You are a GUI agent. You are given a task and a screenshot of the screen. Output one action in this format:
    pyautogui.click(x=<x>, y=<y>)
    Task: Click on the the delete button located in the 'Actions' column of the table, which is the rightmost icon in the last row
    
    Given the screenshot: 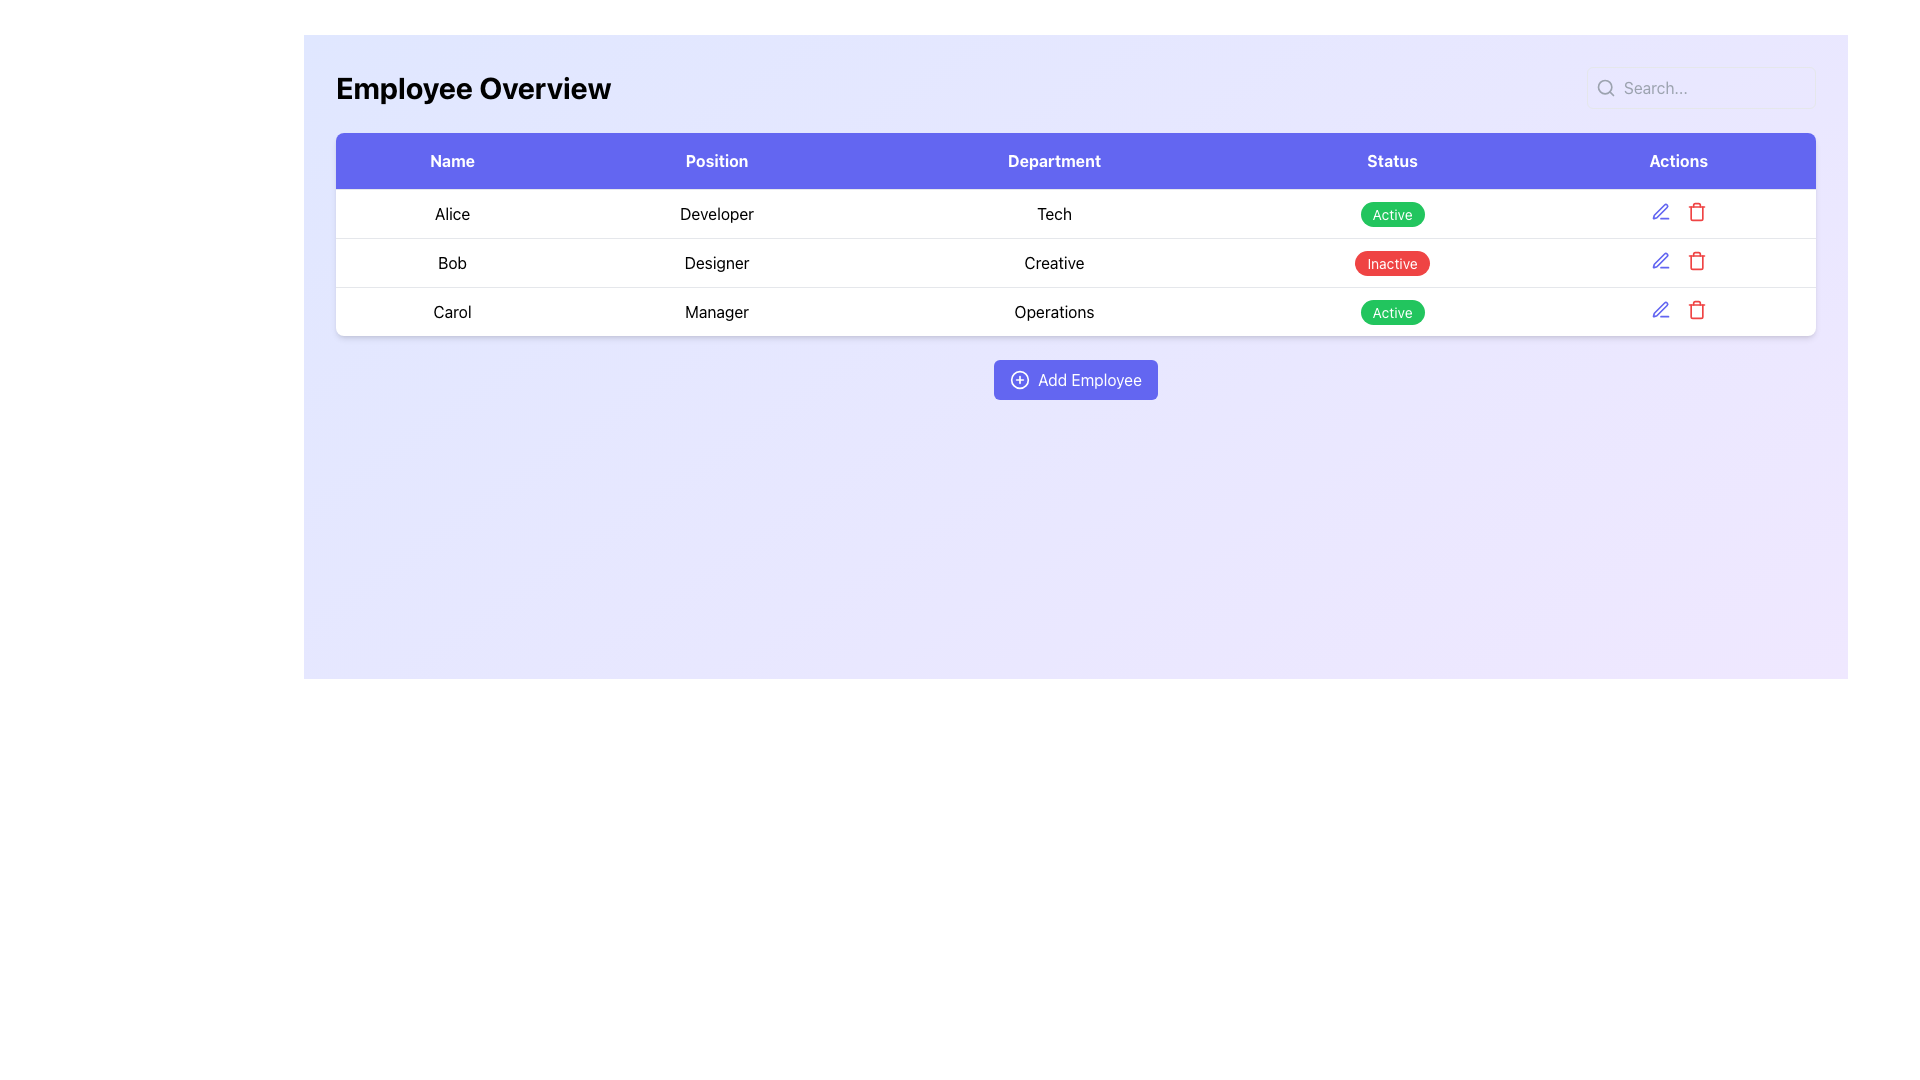 What is the action you would take?
    pyautogui.click(x=1695, y=309)
    